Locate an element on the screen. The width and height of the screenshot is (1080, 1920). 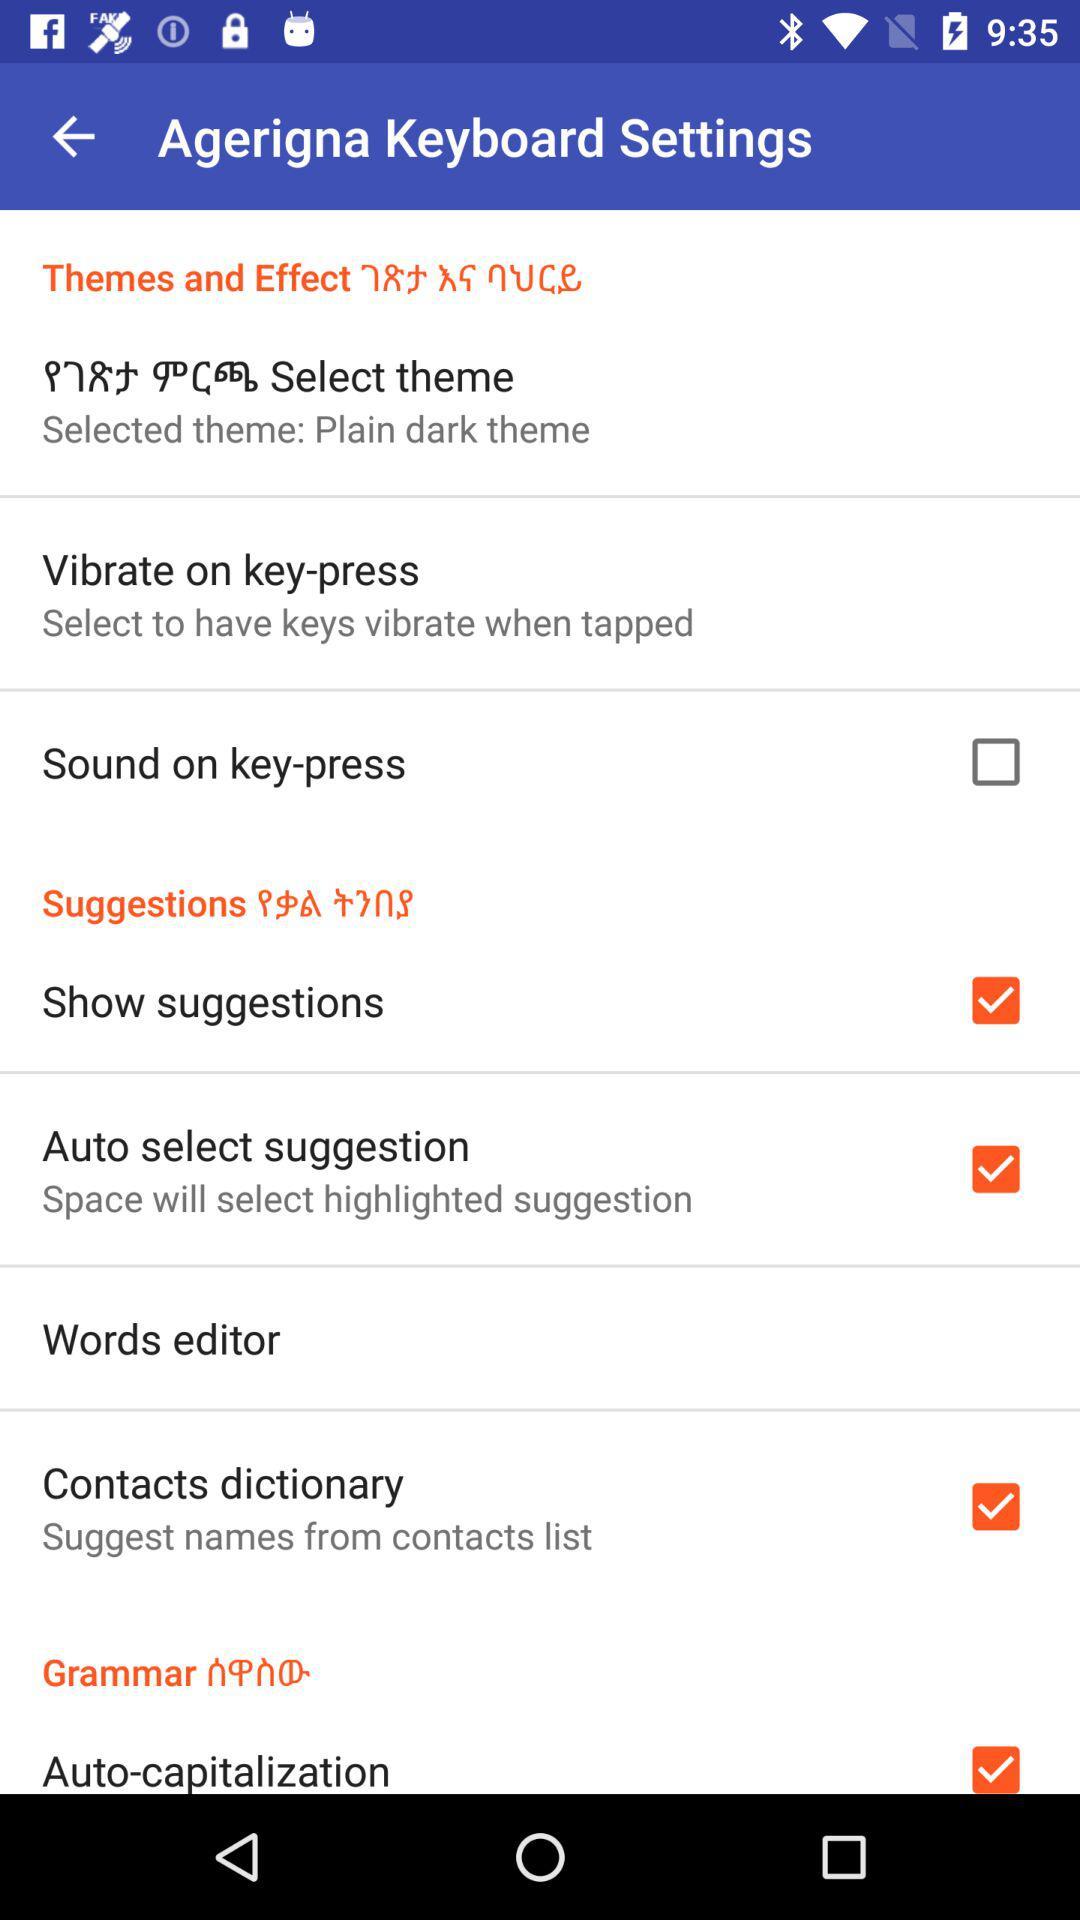
show suggestions is located at coordinates (213, 1000).